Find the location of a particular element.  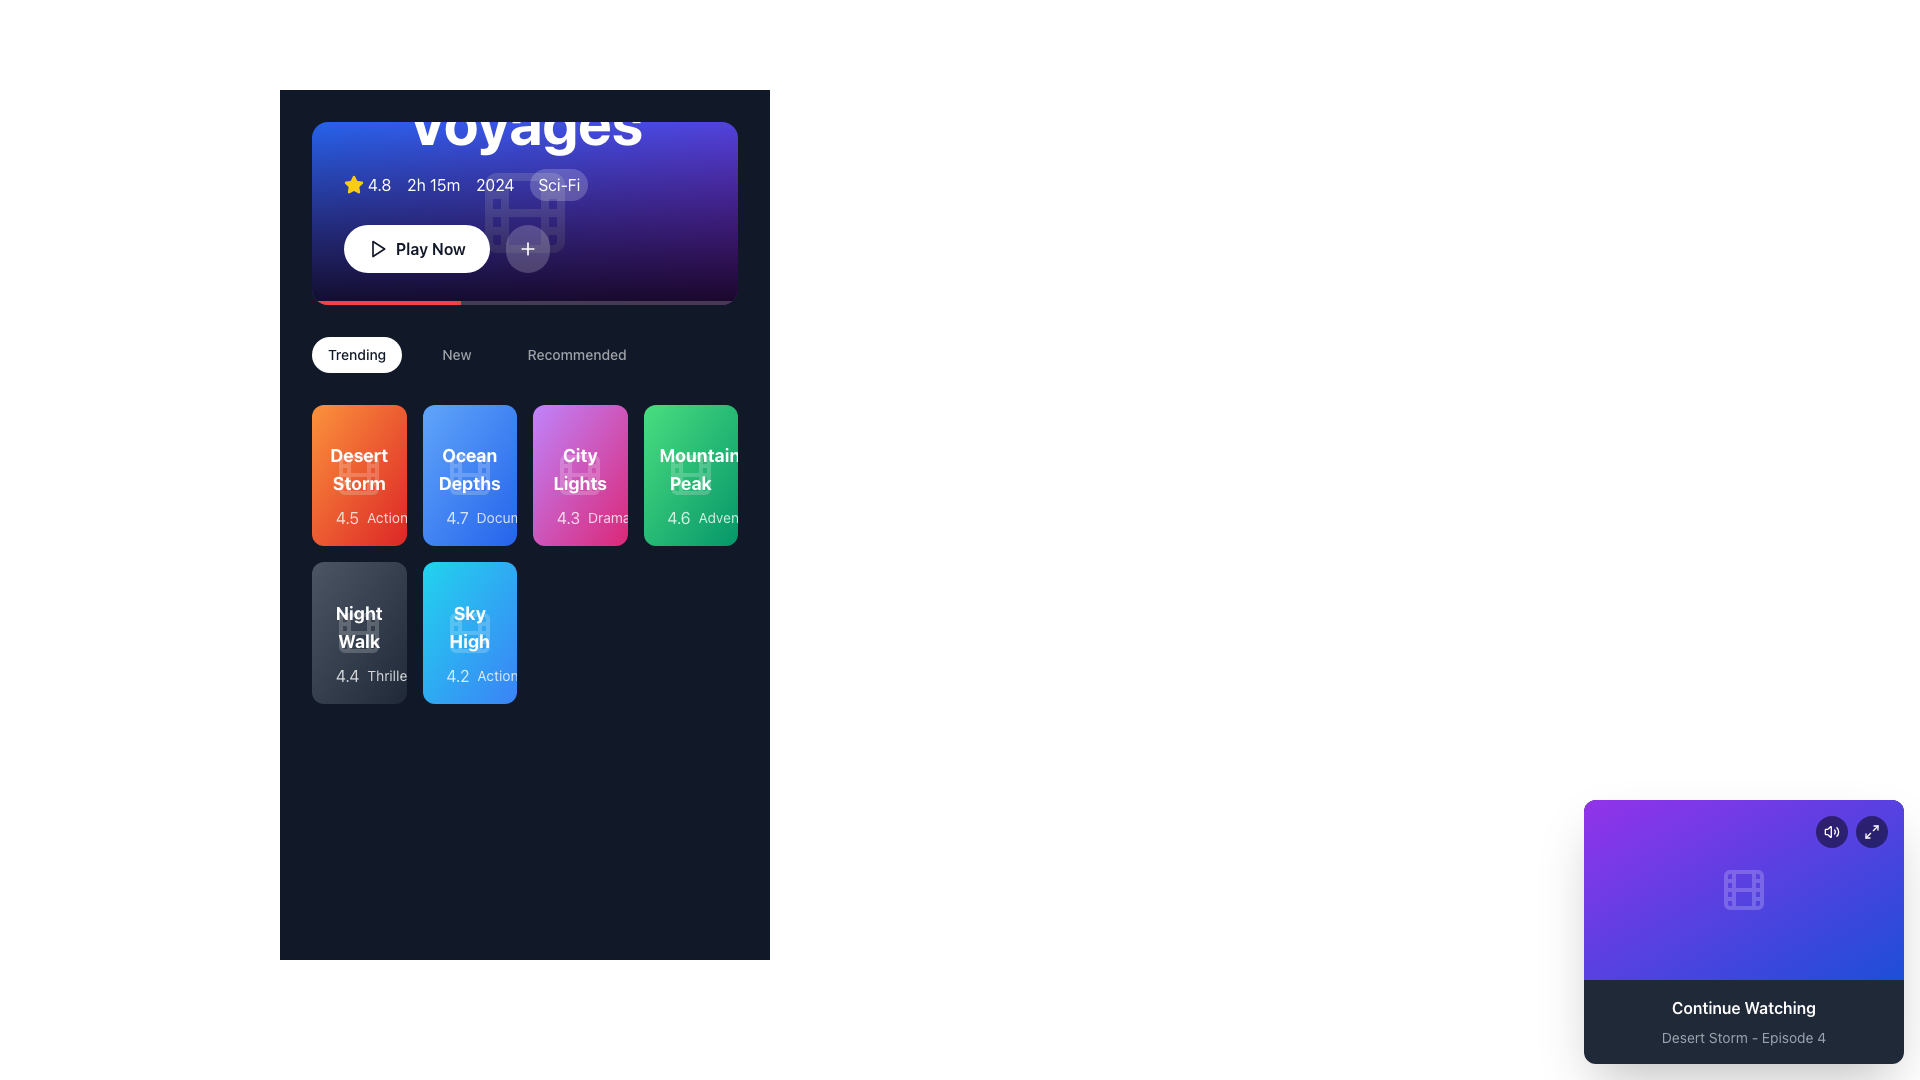

the rating and genre descriptor element containing a star icon, the text '4.2', and the label 'Action' within the blue background card labeled 'Sky High' is located at coordinates (468, 675).